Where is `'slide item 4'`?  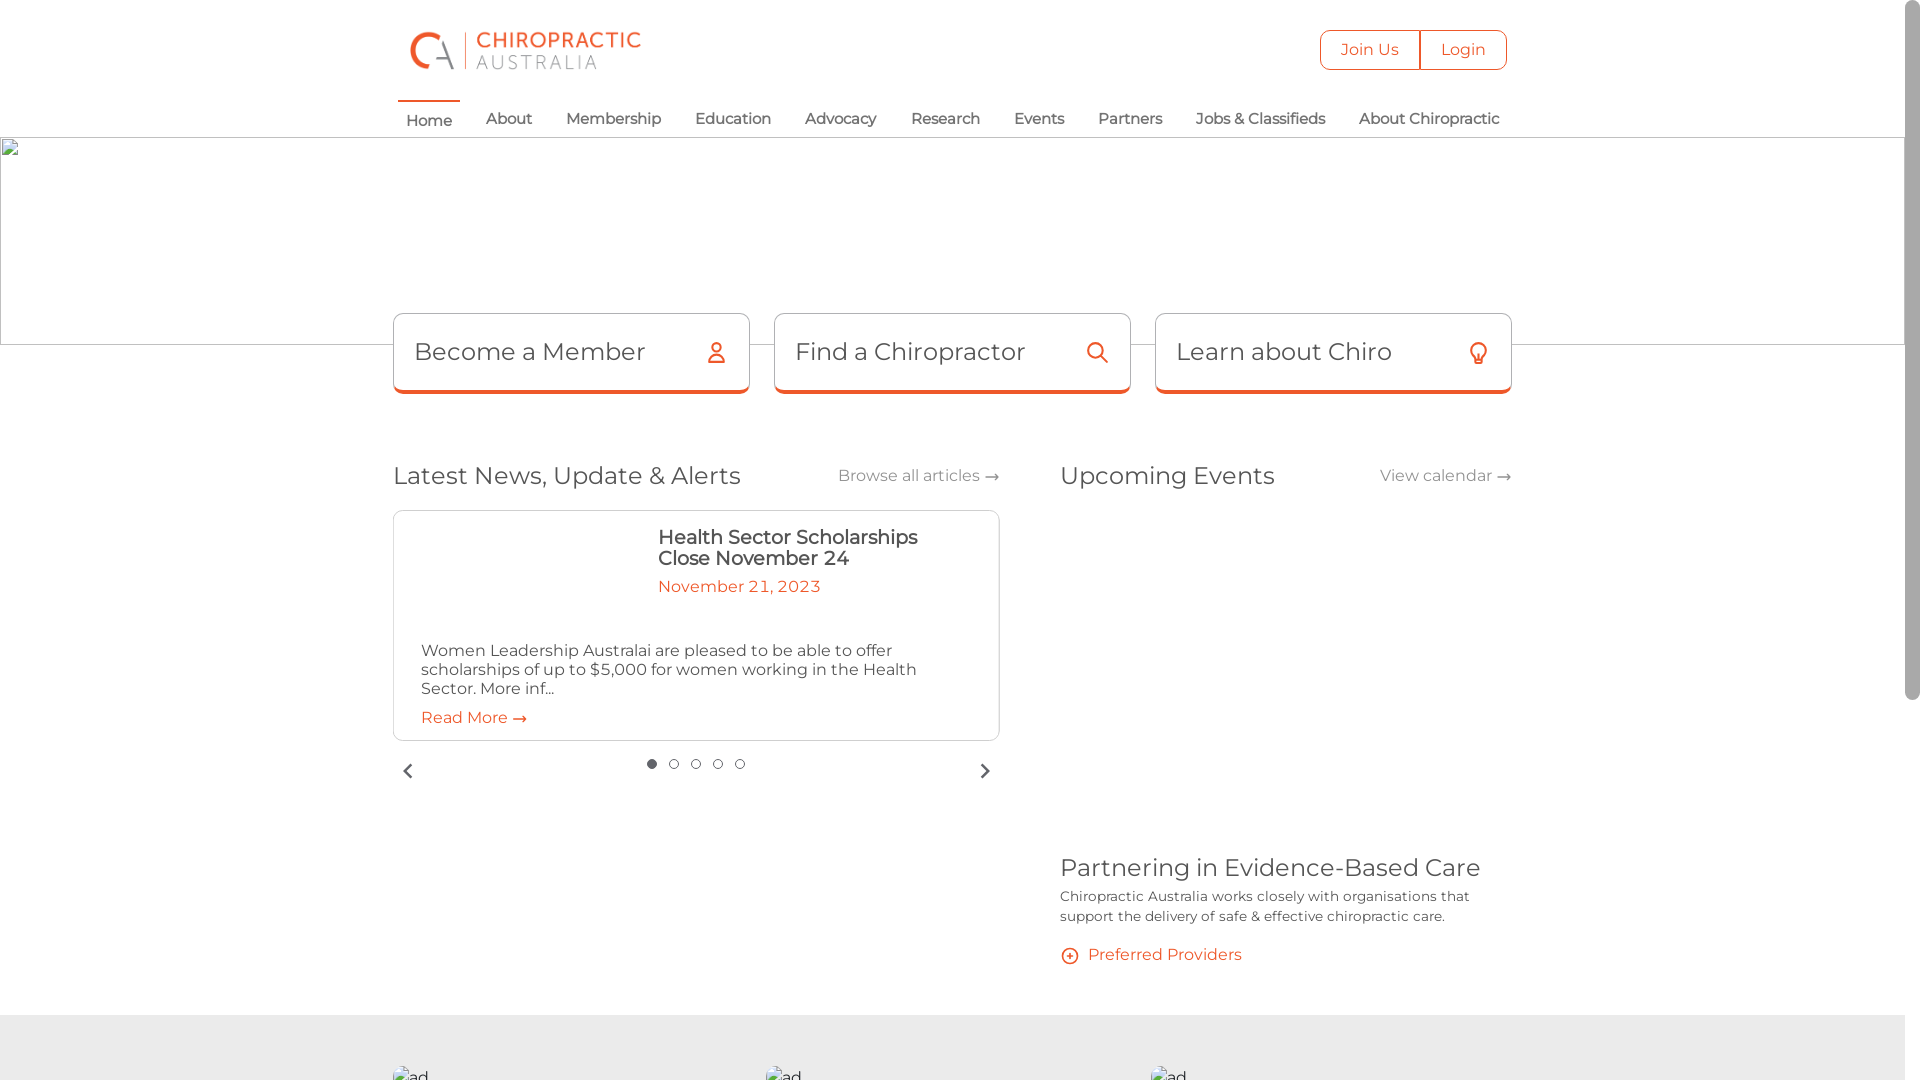
'slide item 4' is located at coordinates (718, 763).